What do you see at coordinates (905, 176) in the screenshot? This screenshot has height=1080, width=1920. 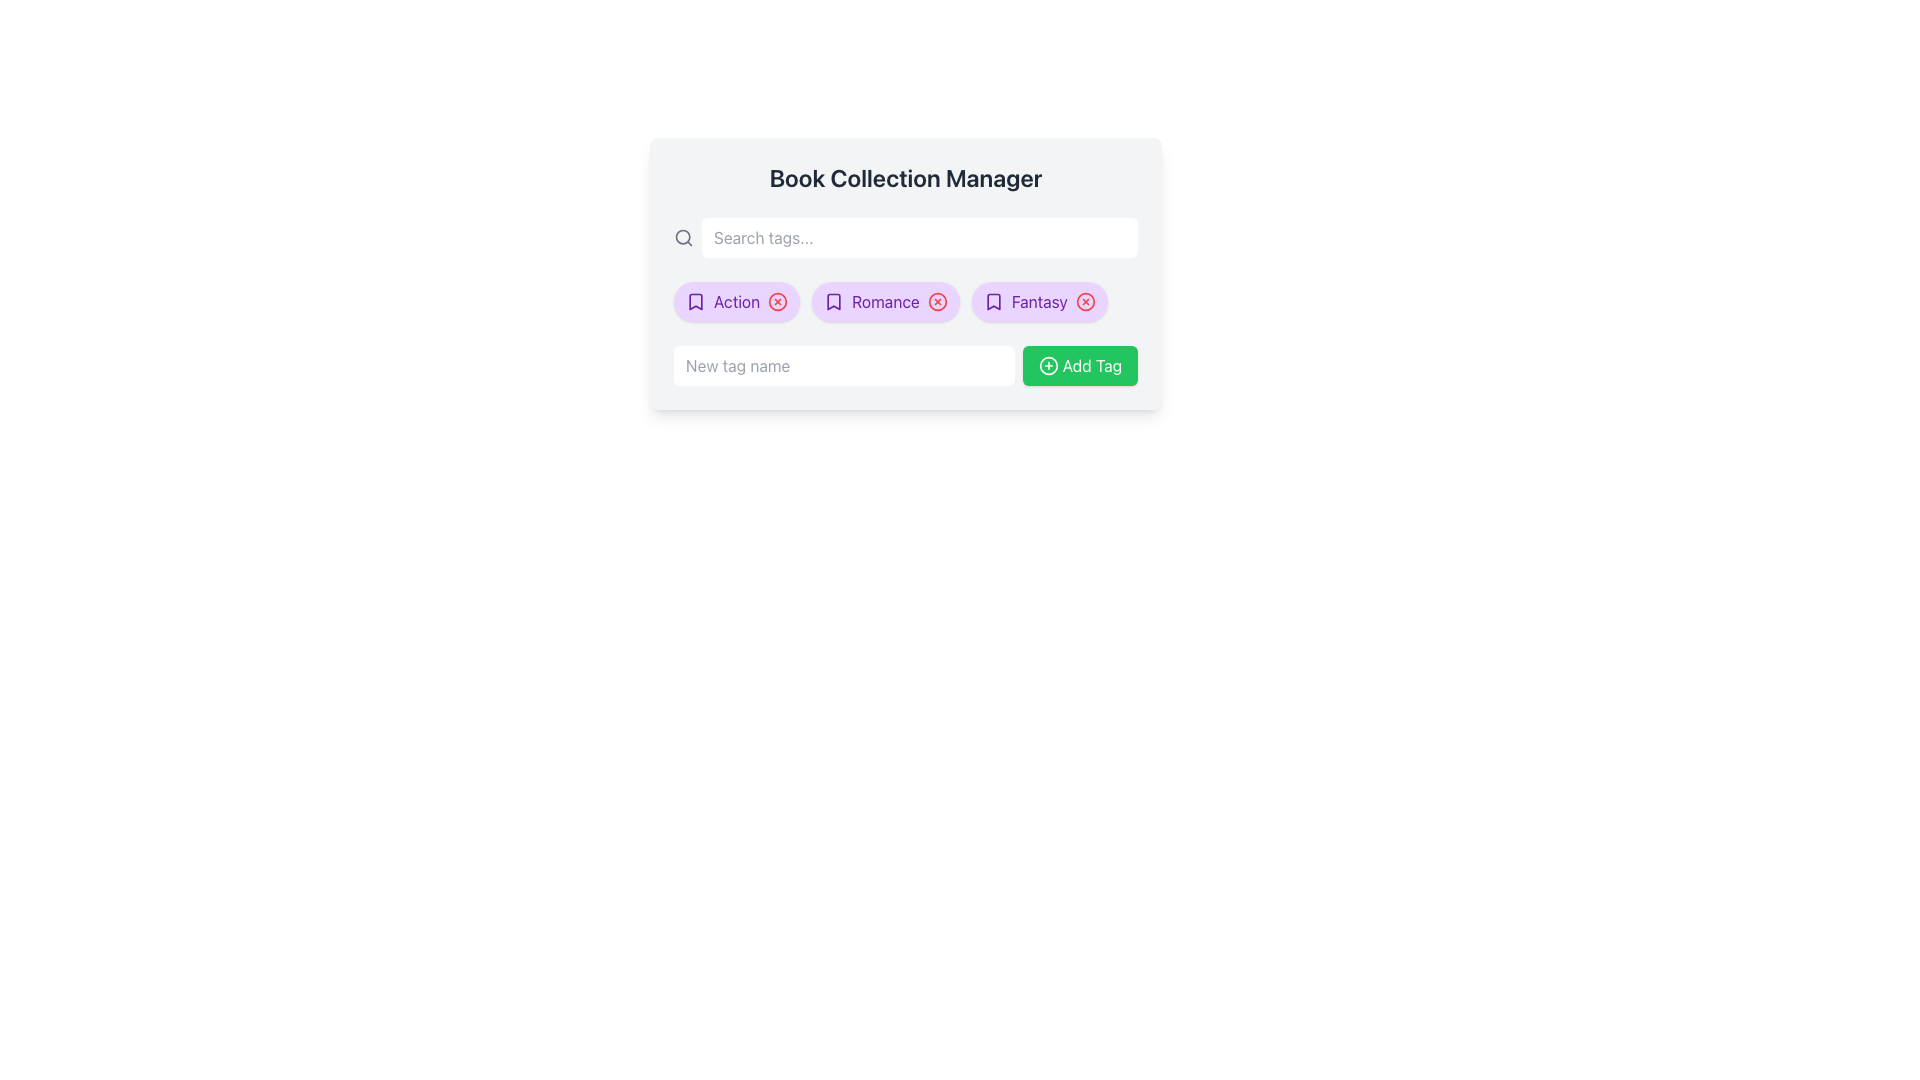 I see `the text label titled 'Book Collection Manager' which is displayed in a large, bold font at the top center of the interface` at bounding box center [905, 176].